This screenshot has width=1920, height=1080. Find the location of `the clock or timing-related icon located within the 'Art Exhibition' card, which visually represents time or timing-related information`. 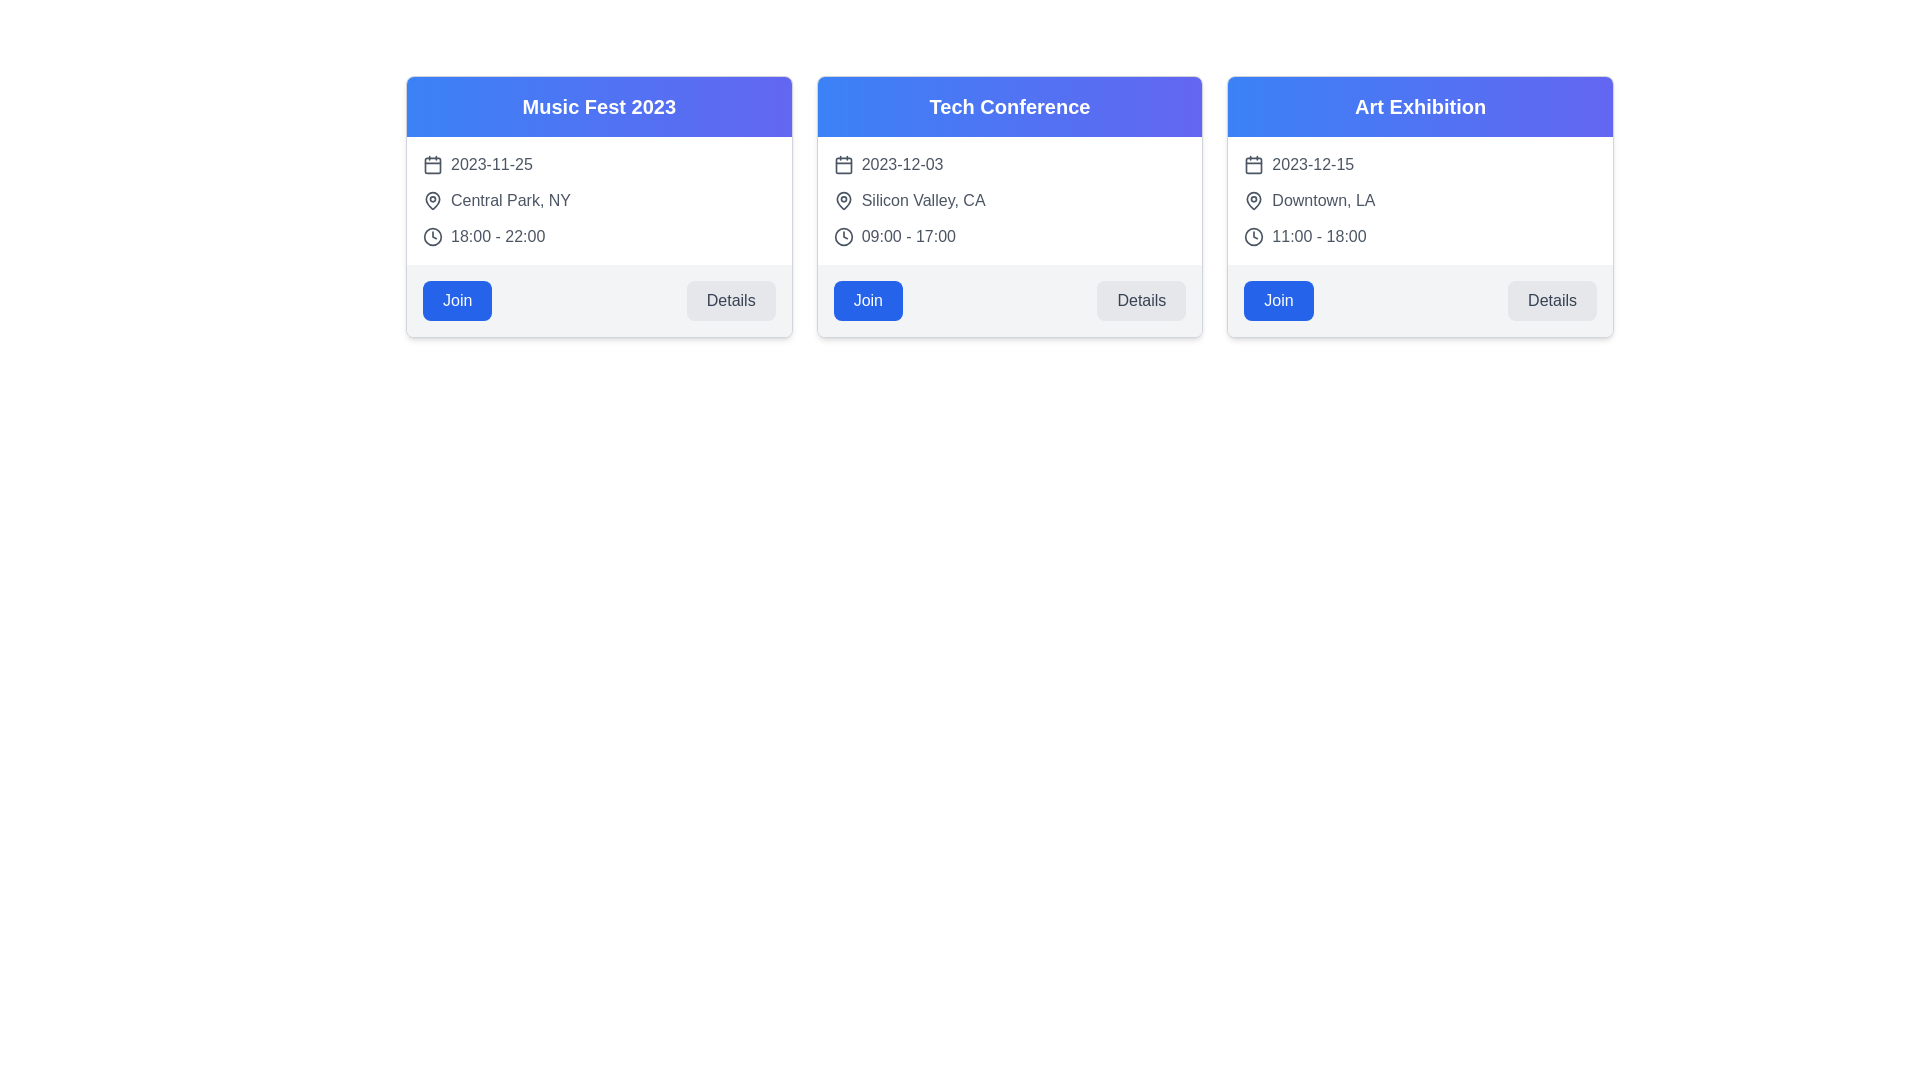

the clock or timing-related icon located within the 'Art Exhibition' card, which visually represents time or timing-related information is located at coordinates (1253, 235).